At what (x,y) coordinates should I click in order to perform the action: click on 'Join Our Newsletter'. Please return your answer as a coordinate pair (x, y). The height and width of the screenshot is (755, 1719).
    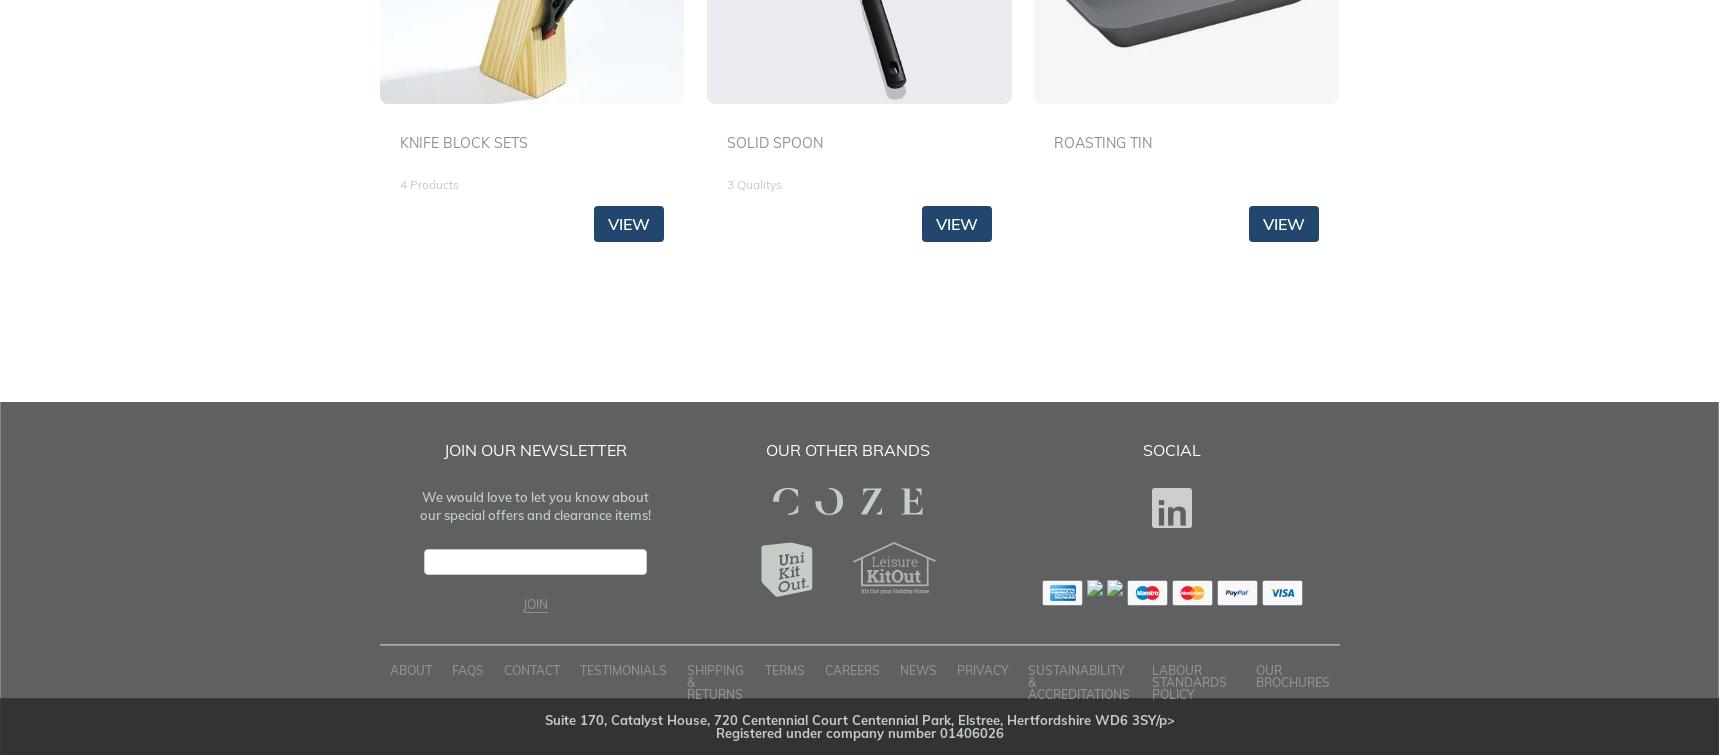
    Looking at the image, I should click on (534, 448).